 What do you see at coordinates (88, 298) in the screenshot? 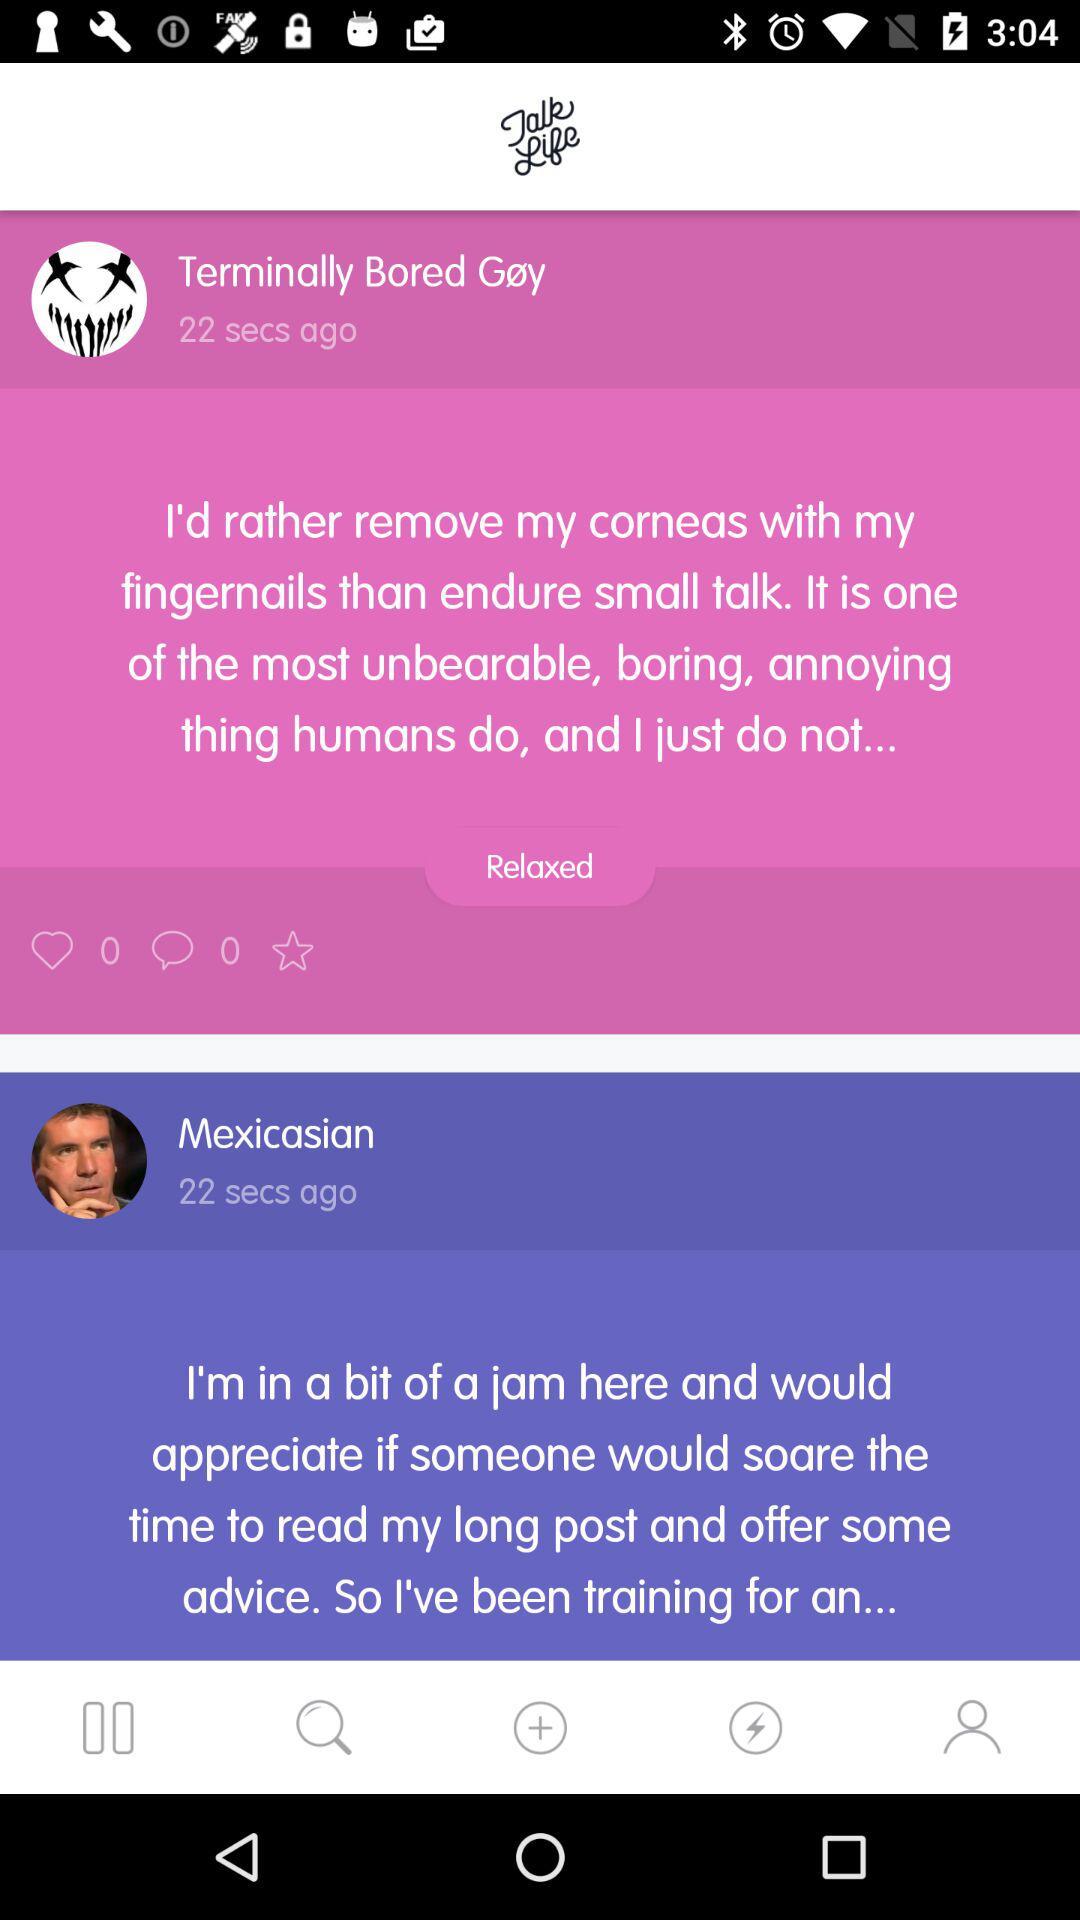
I see `profile` at bounding box center [88, 298].